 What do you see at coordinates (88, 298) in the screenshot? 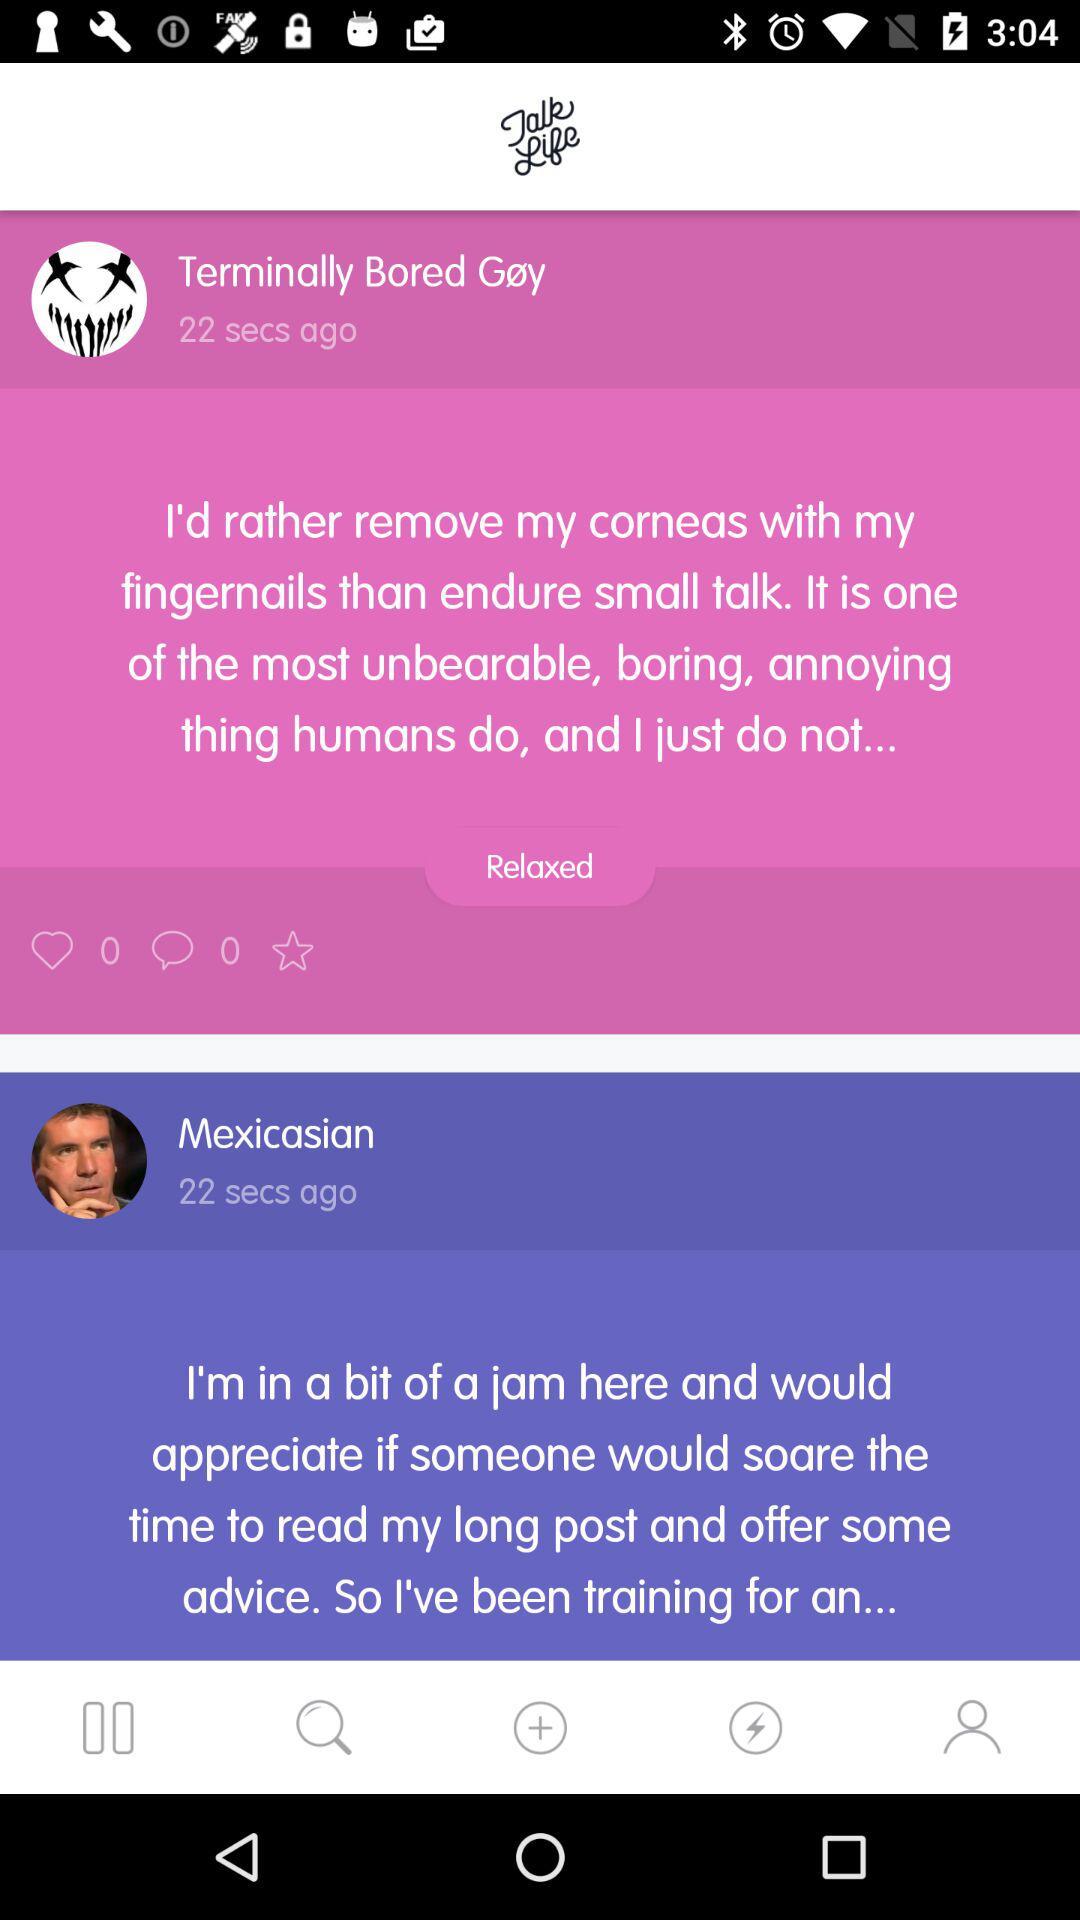
I see `profile` at bounding box center [88, 298].